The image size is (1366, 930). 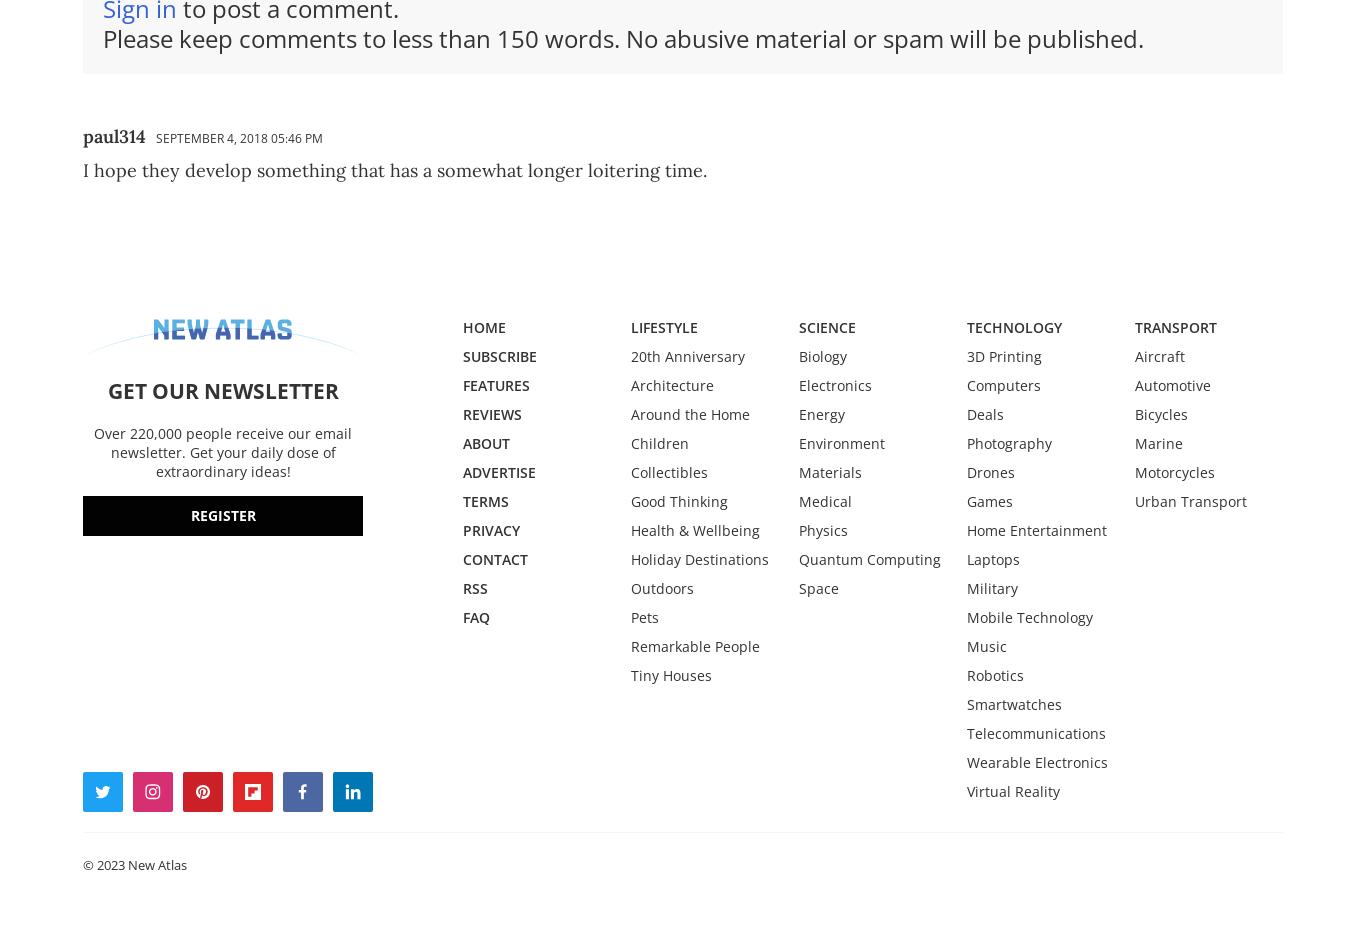 I want to click on 'Photography', so click(x=966, y=442).